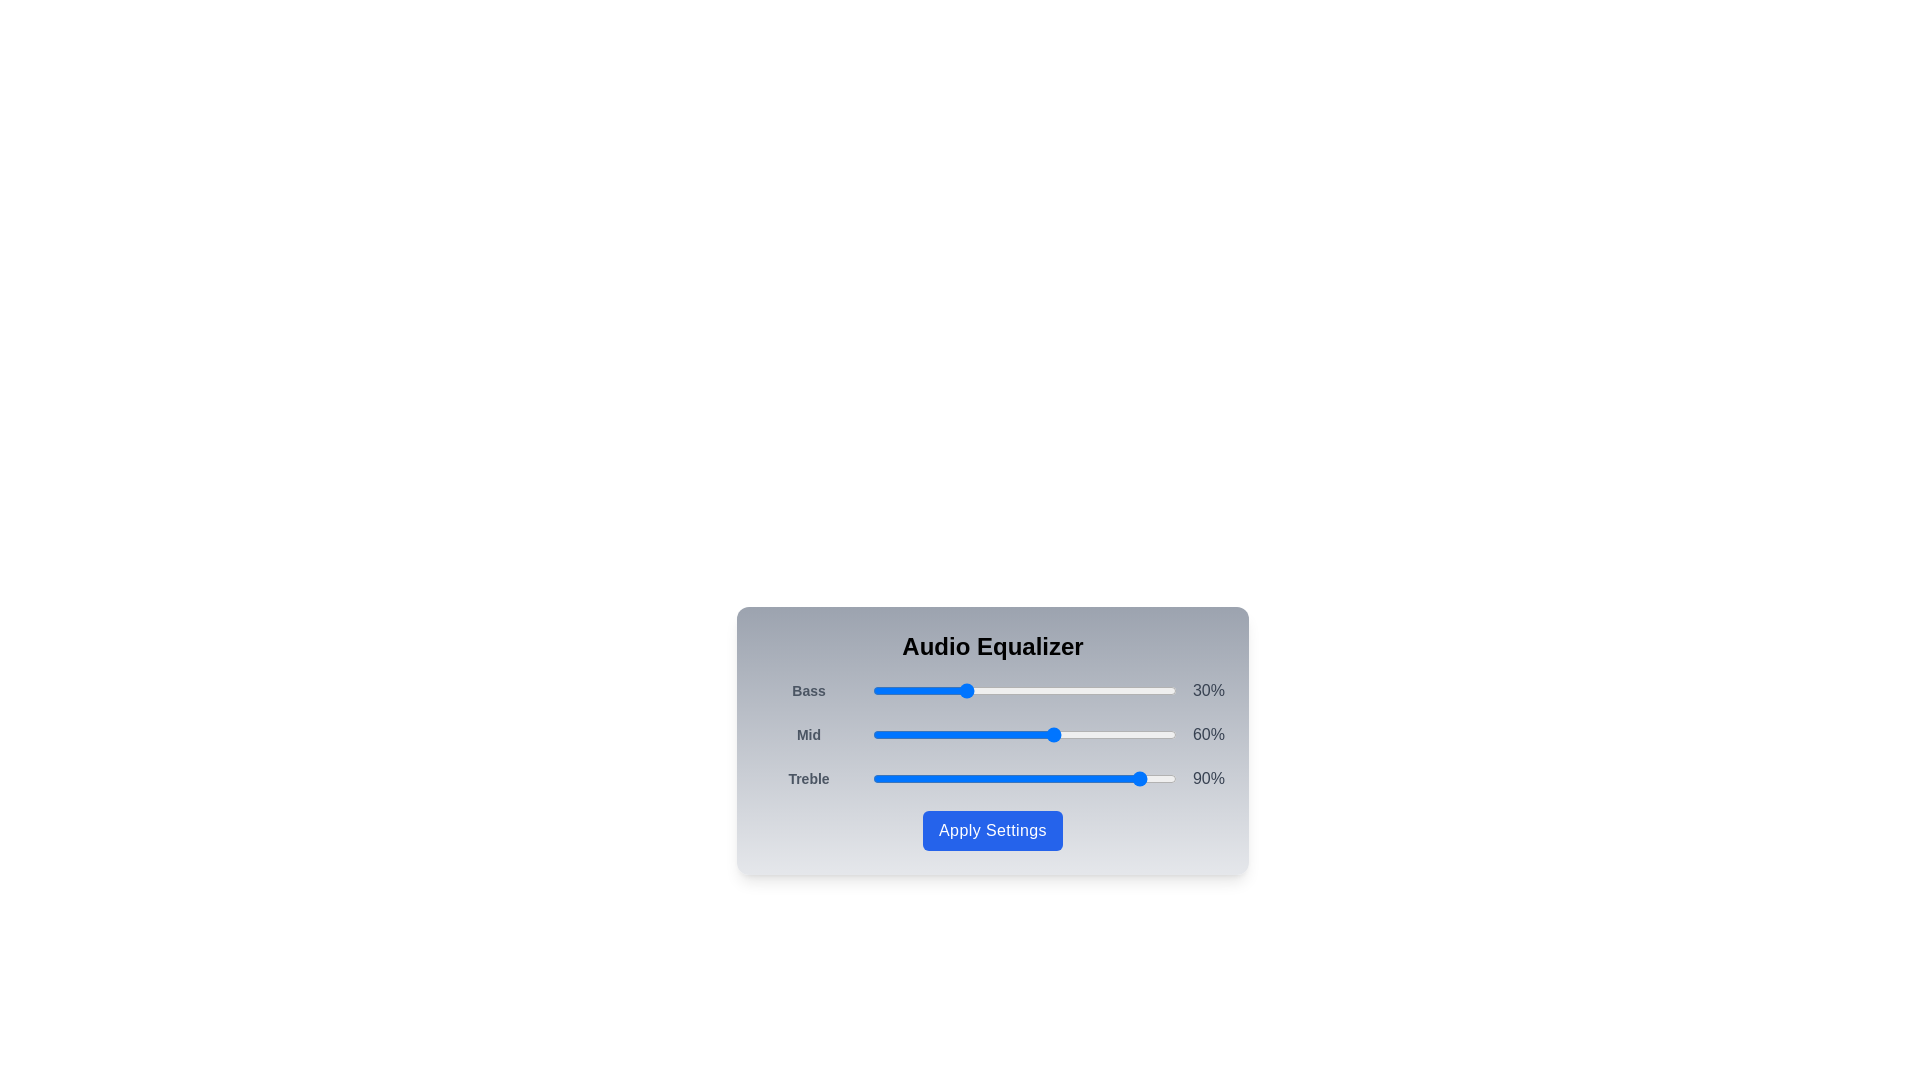 Image resolution: width=1920 pixels, height=1080 pixels. I want to click on the 0 slider to 49%, so click(1022, 689).